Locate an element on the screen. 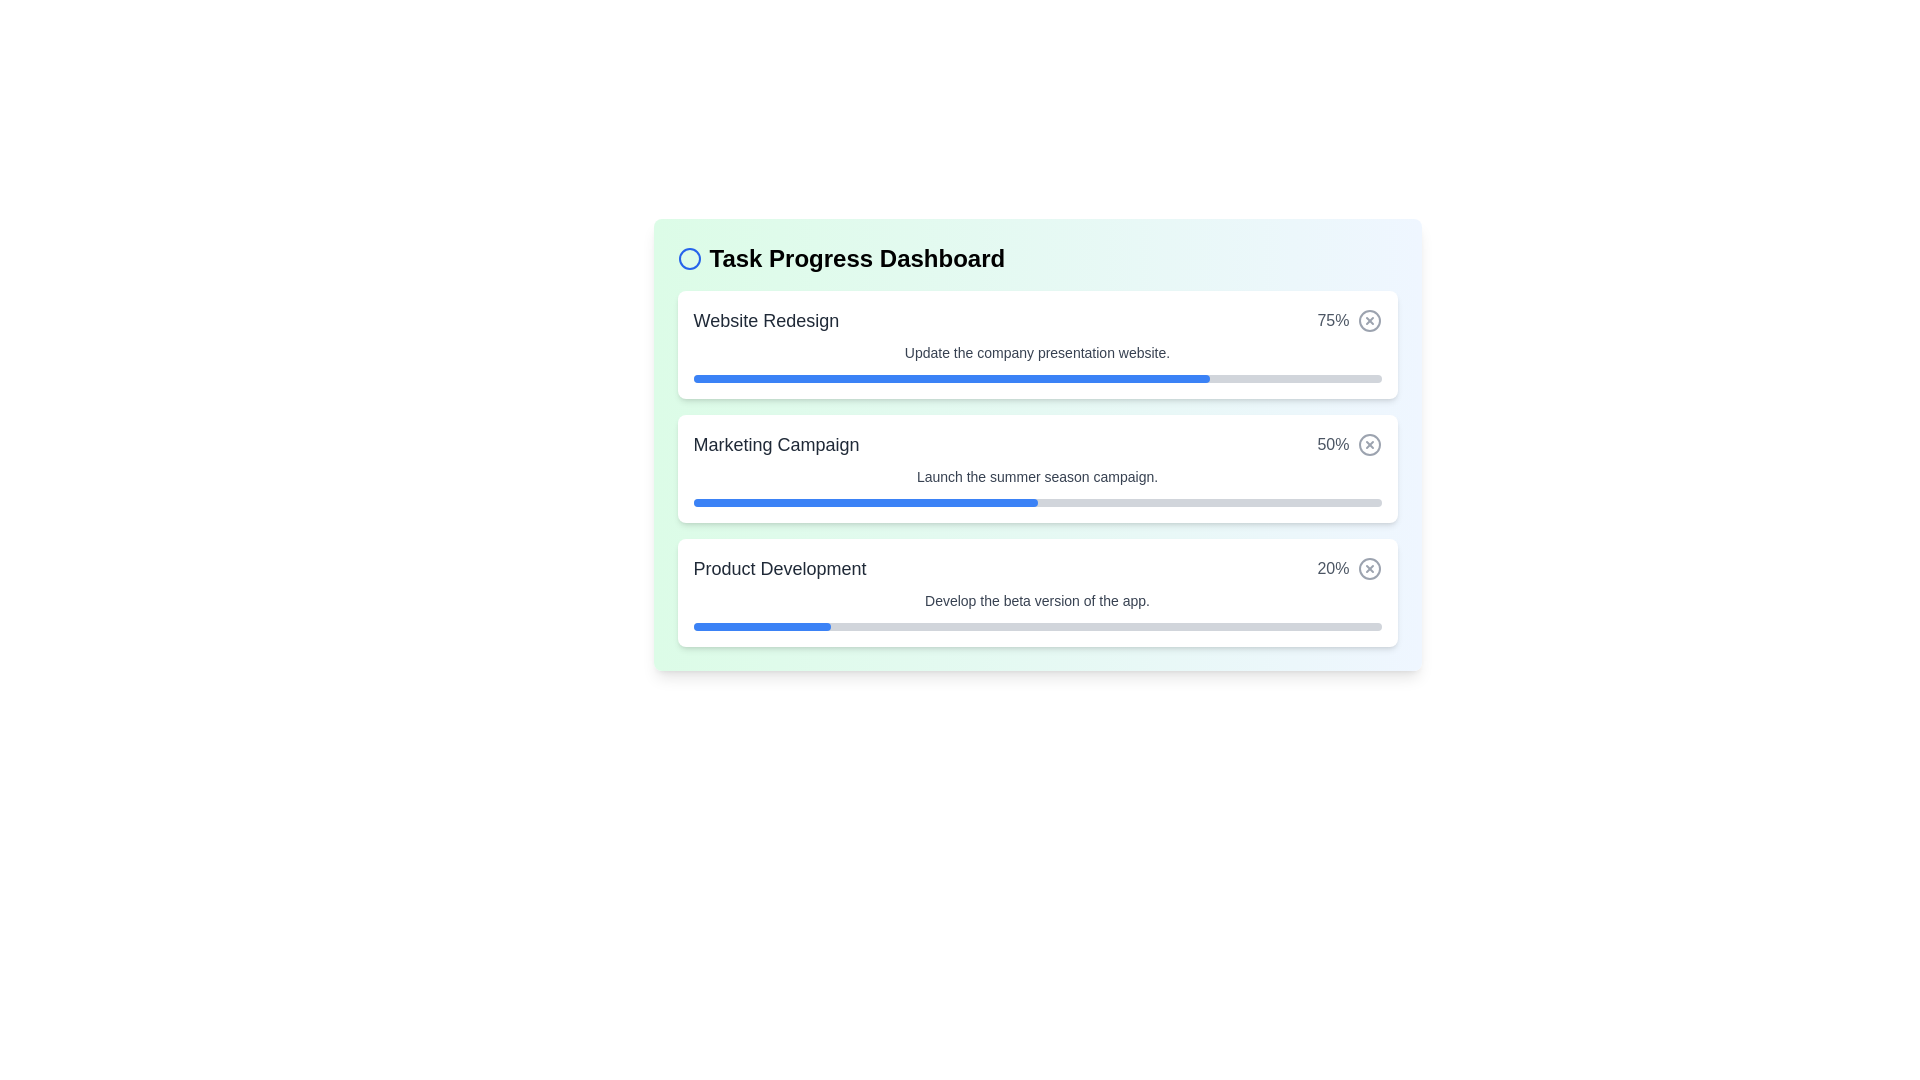 This screenshot has width=1920, height=1080. the progress percentage text indicating the completion level of the 'Website Redesign' task, located at the top-right corner of the task block is located at coordinates (1333, 319).